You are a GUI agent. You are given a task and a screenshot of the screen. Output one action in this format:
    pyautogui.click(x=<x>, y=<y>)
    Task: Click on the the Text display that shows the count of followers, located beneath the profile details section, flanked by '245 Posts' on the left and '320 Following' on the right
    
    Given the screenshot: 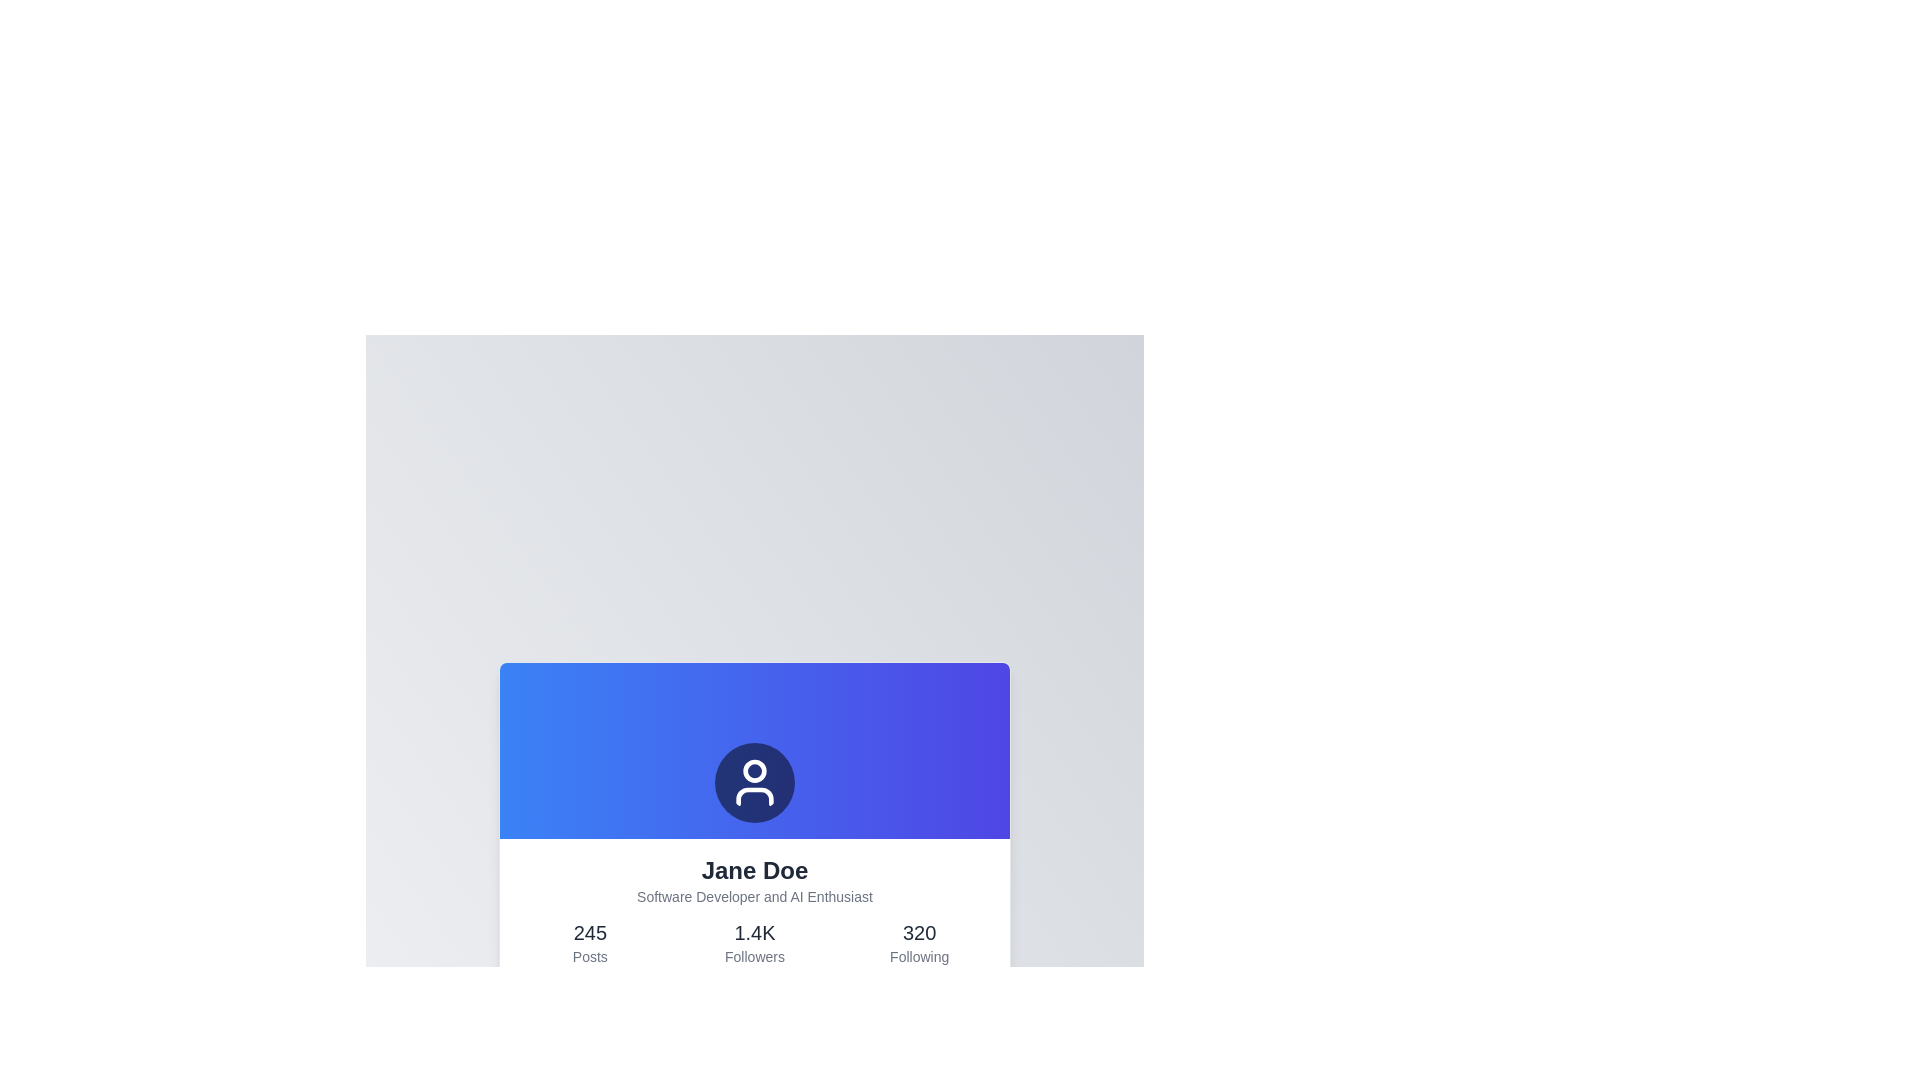 What is the action you would take?
    pyautogui.click(x=753, y=942)
    